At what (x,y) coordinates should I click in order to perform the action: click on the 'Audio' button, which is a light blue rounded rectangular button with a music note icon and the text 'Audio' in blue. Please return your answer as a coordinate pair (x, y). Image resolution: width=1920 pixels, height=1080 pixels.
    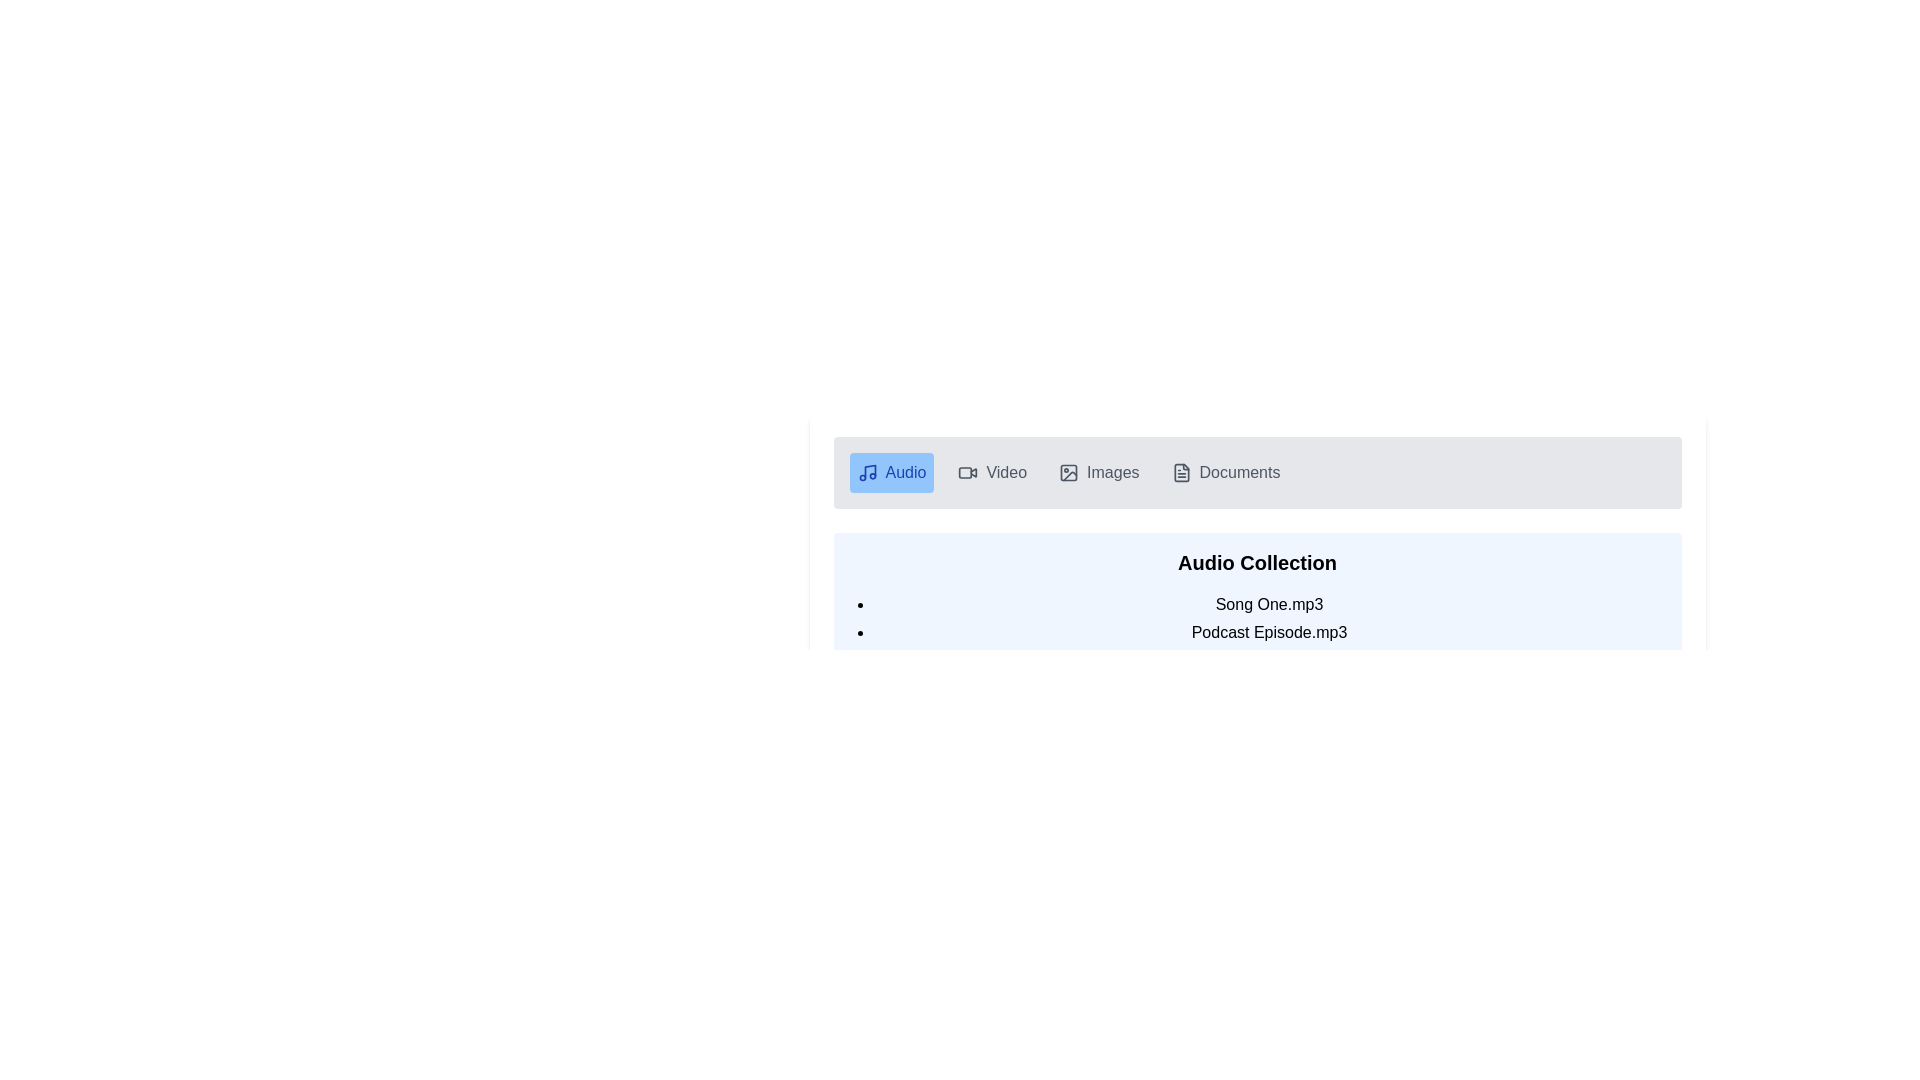
    Looking at the image, I should click on (891, 473).